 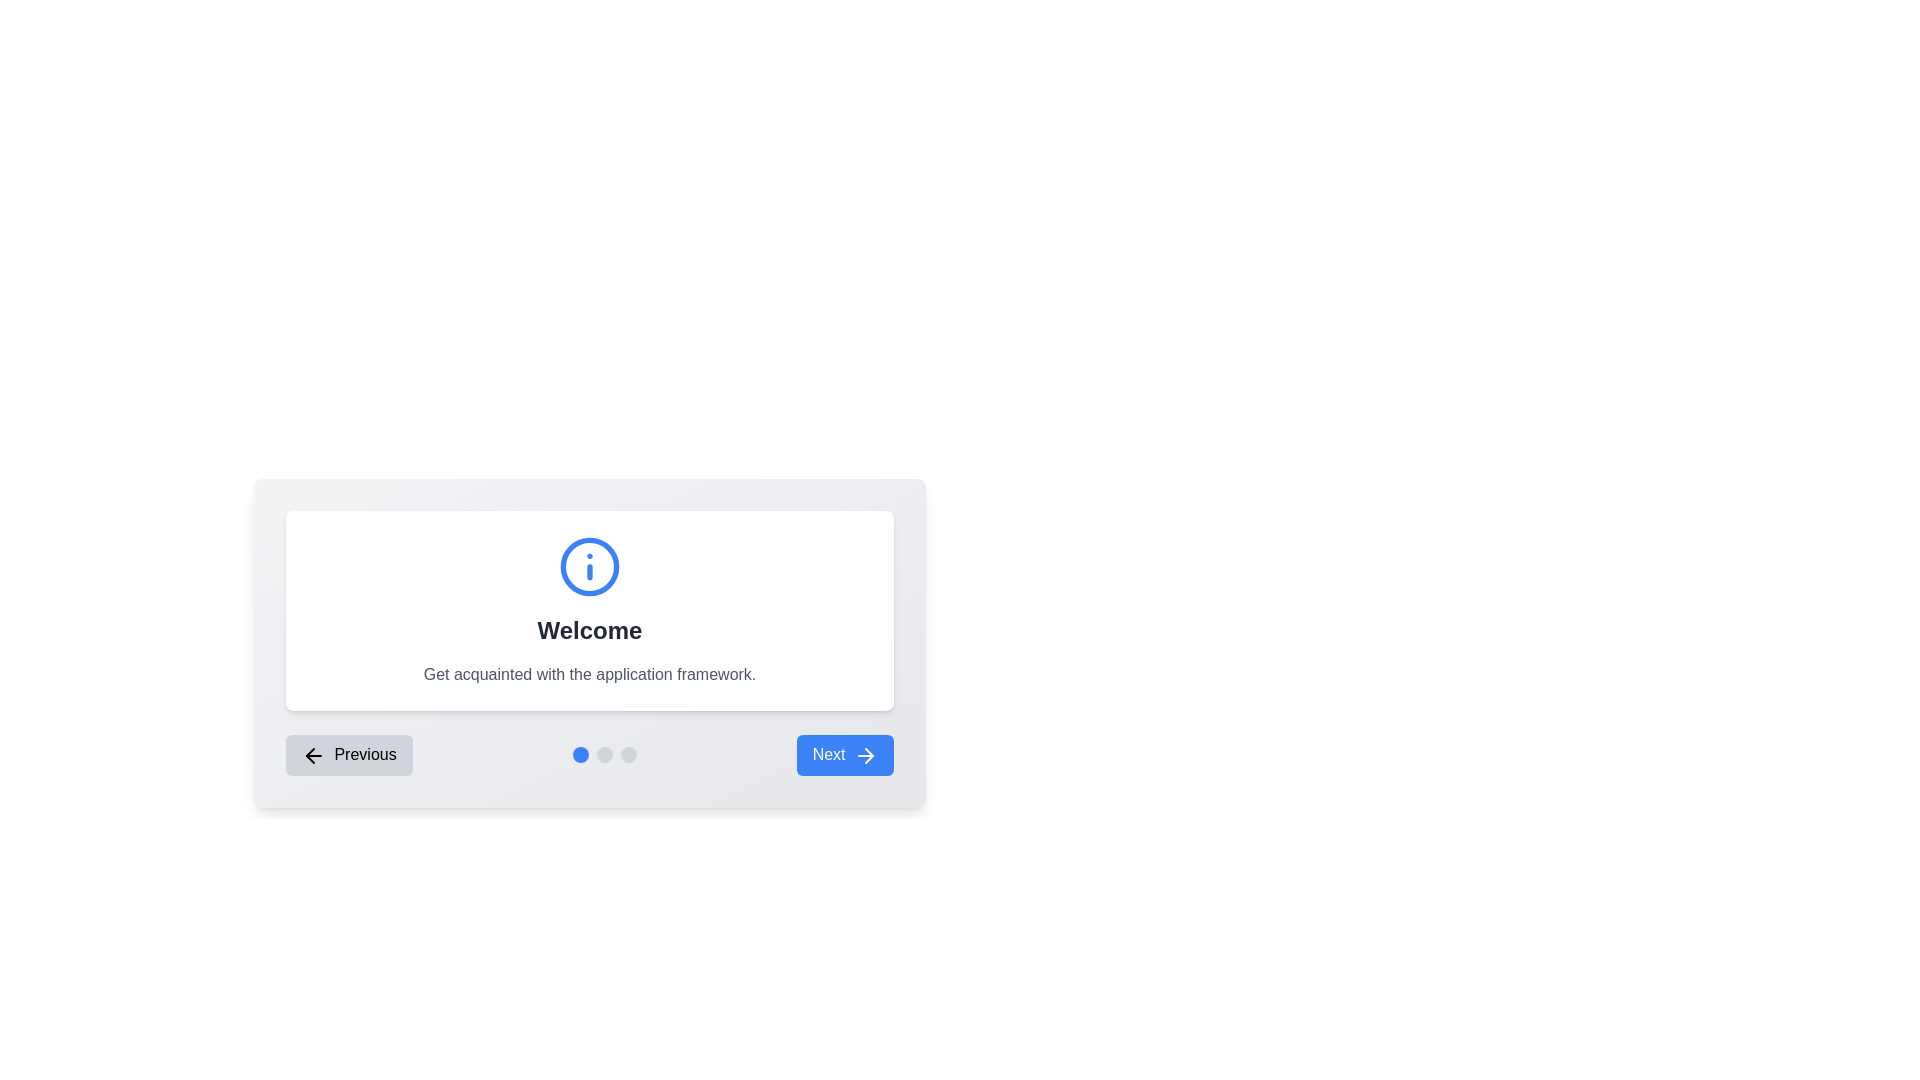 I want to click on the second pagination indicator dot located at the center bottom of the interface, so click(x=603, y=755).